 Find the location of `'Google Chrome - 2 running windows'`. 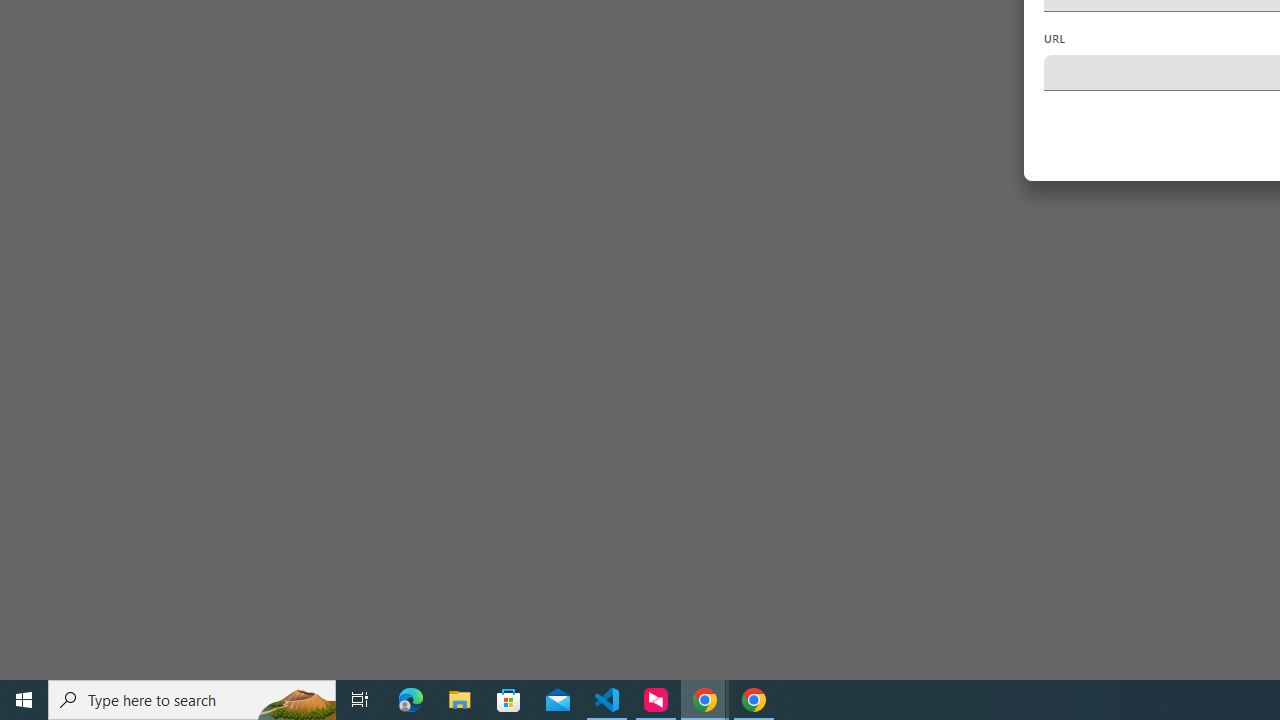

'Google Chrome - 2 running windows' is located at coordinates (705, 698).